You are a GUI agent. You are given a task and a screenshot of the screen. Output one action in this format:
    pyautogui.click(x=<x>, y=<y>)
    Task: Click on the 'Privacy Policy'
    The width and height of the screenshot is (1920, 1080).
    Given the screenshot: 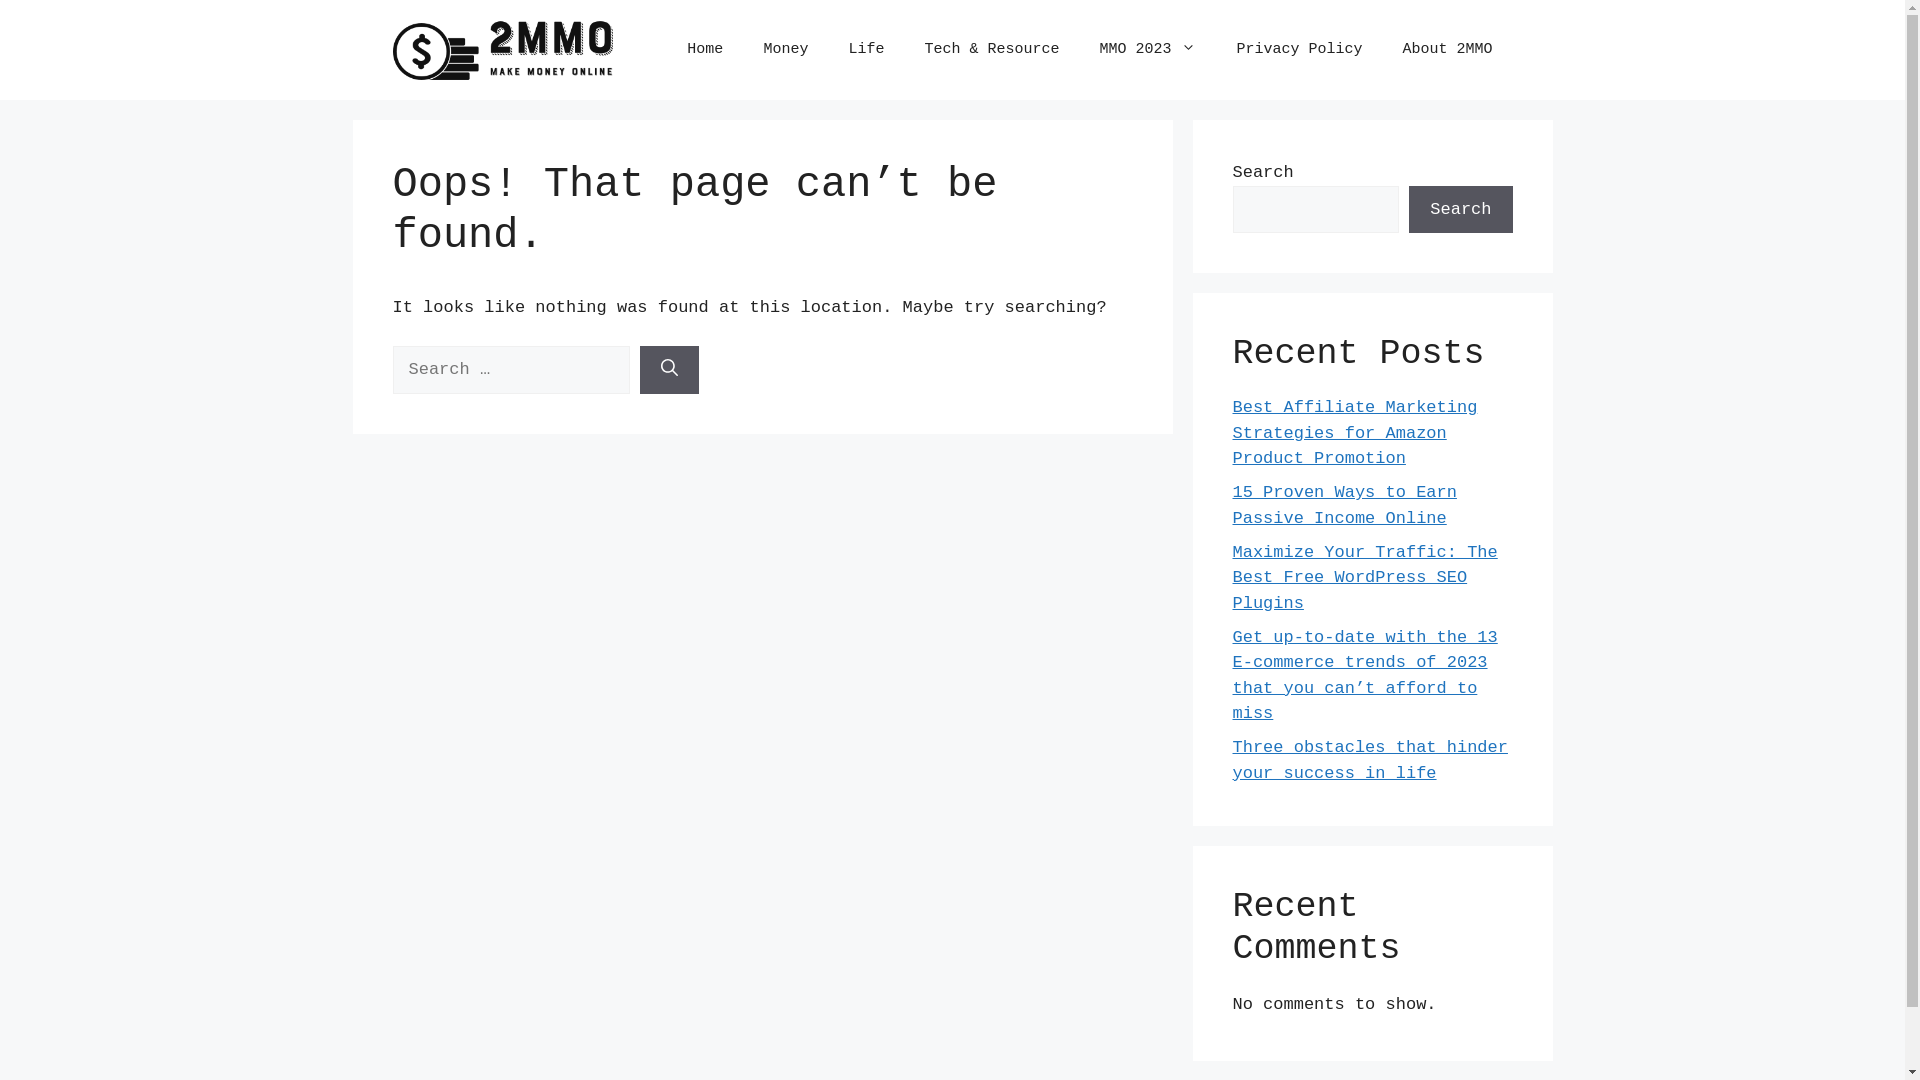 What is the action you would take?
    pyautogui.click(x=1299, y=49)
    